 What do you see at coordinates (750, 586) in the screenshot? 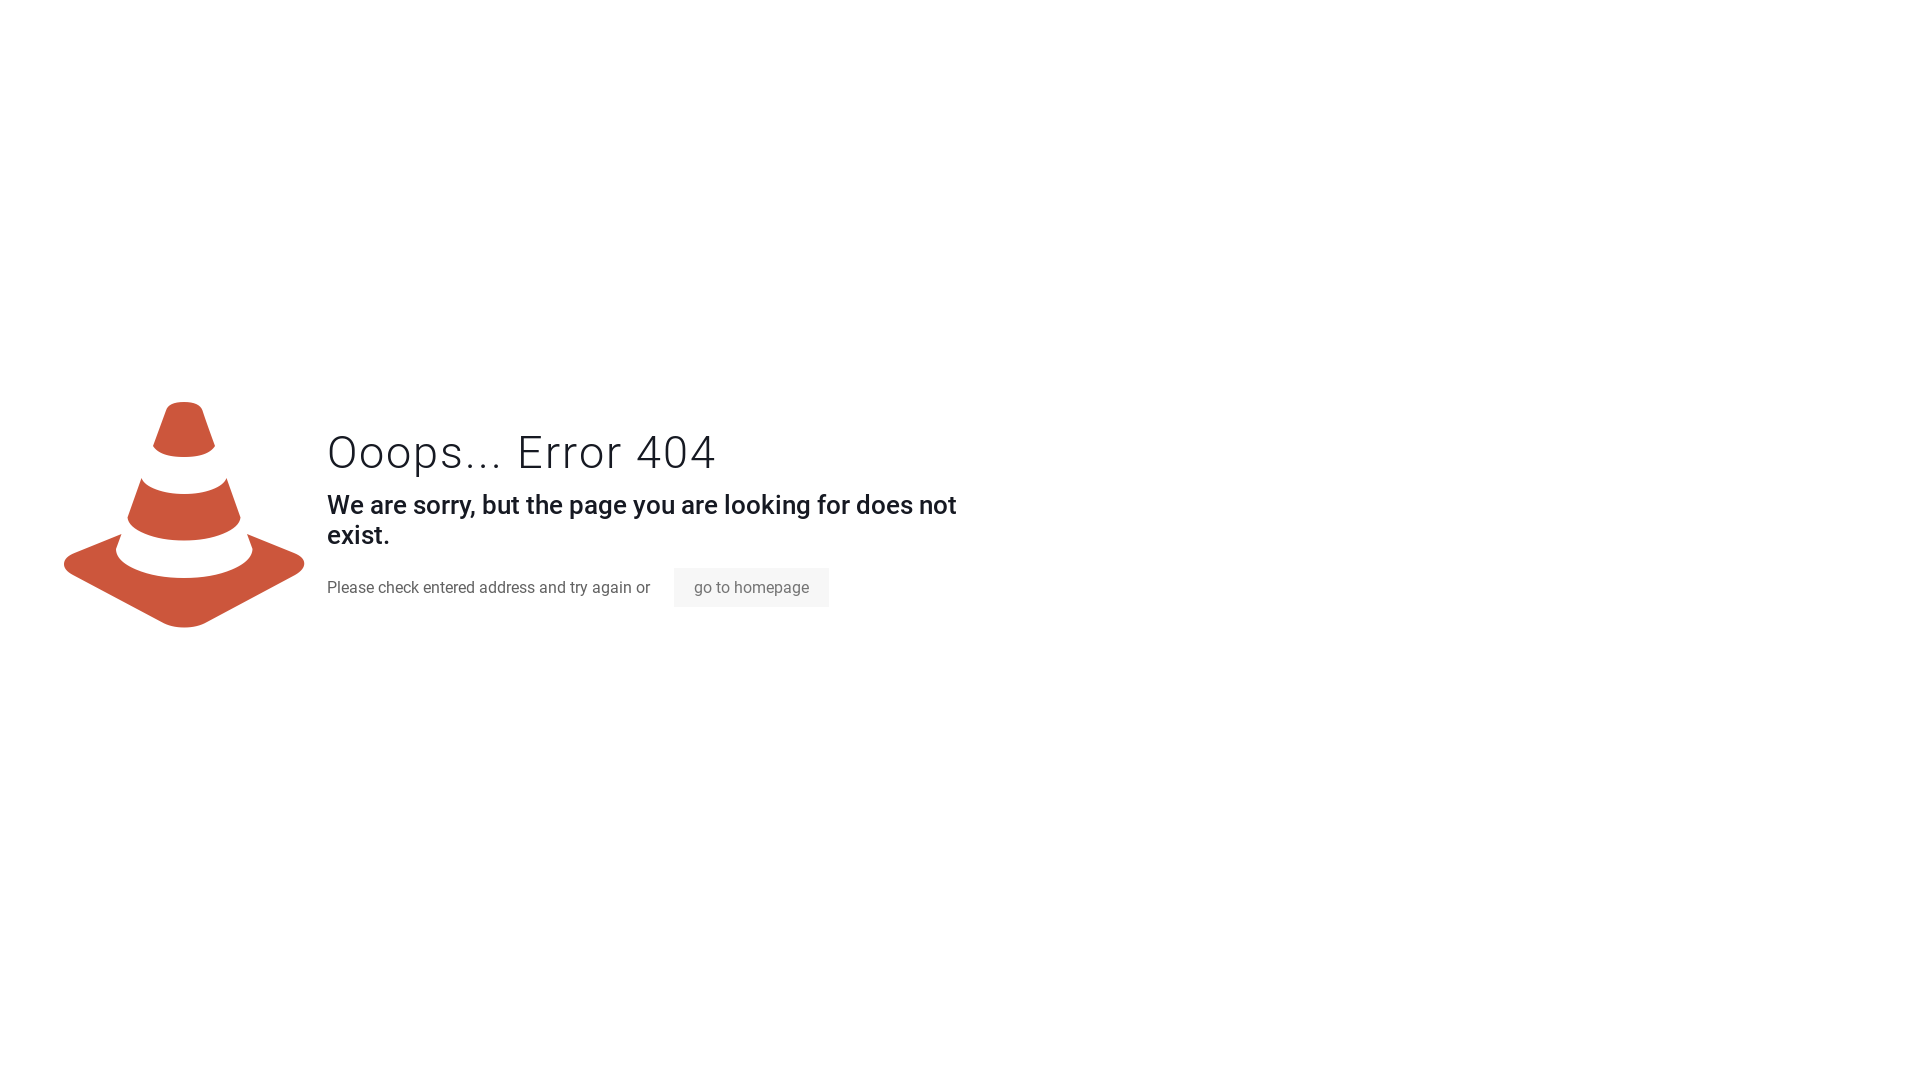
I see `'go to homepage'` at bounding box center [750, 586].